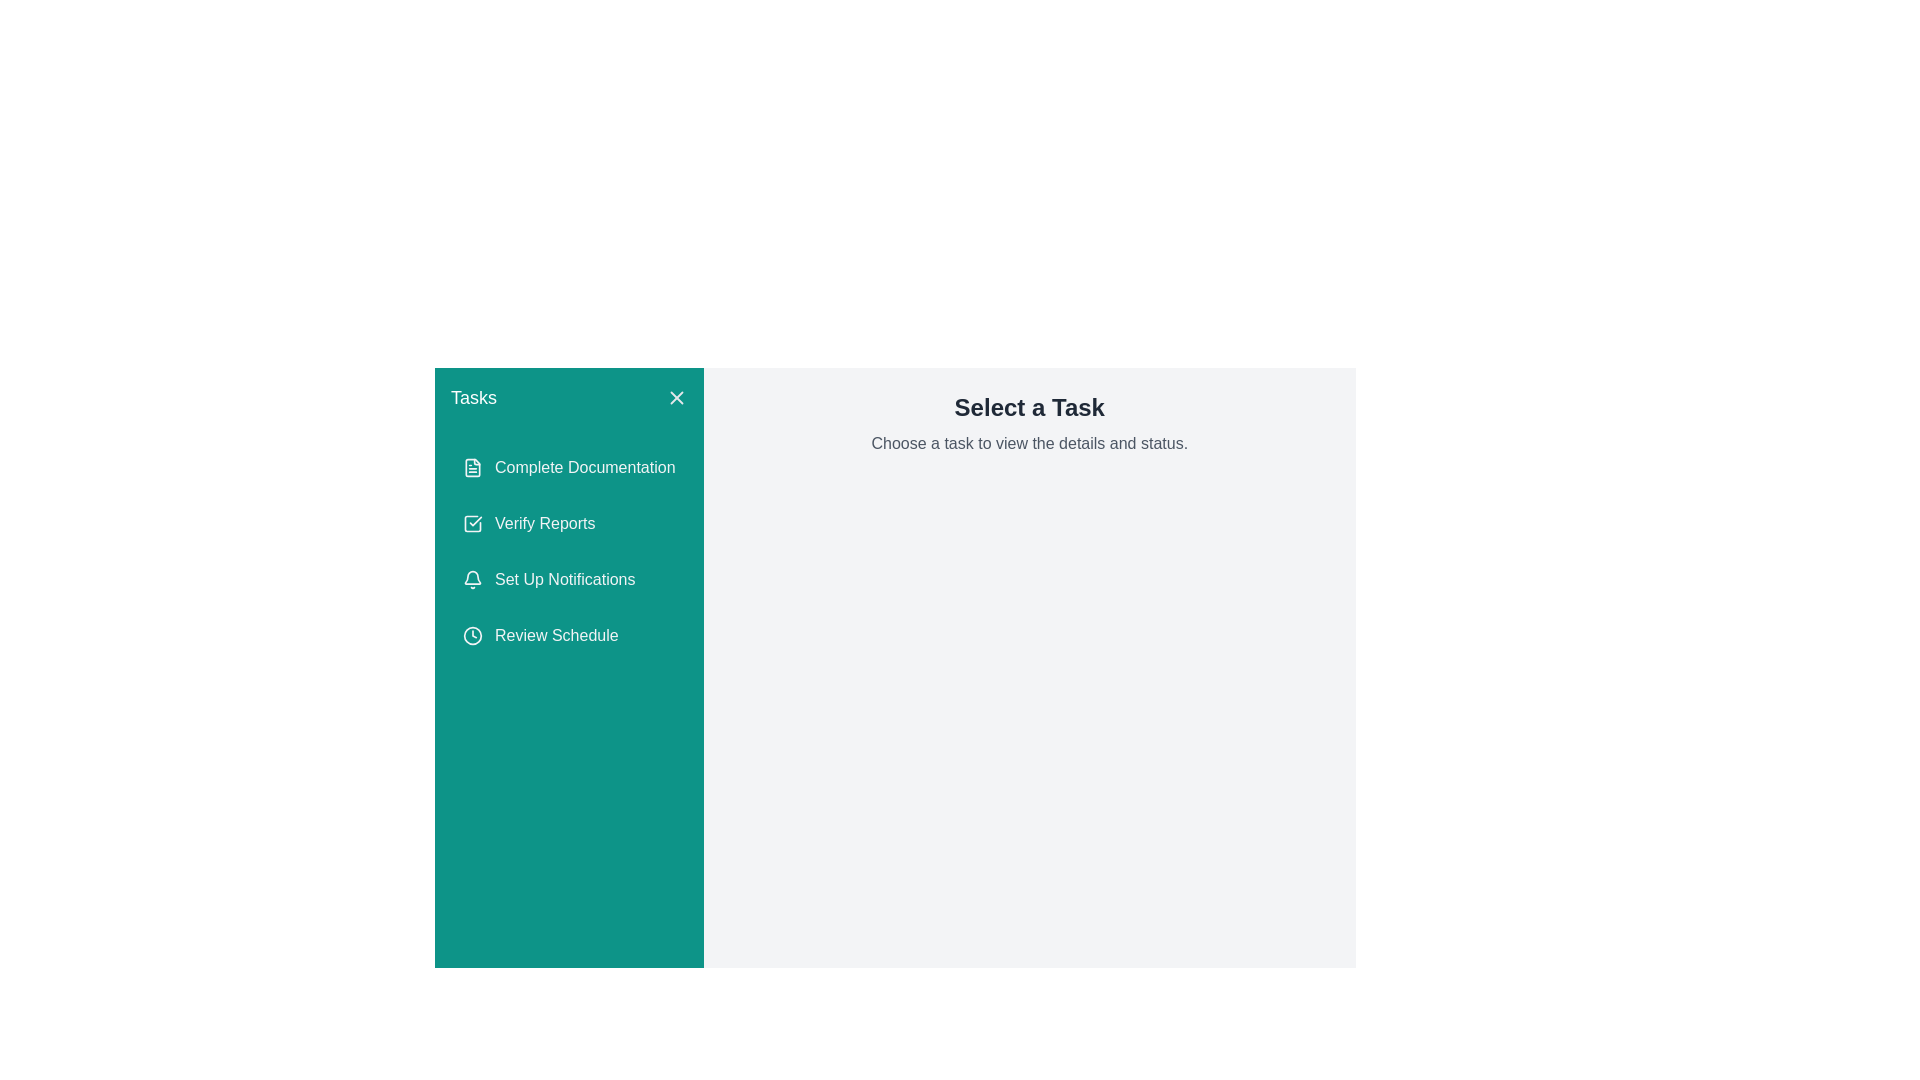 The height and width of the screenshot is (1080, 1920). Describe the element at coordinates (556, 636) in the screenshot. I see `the 'Review Schedule' text label with a green background` at that location.